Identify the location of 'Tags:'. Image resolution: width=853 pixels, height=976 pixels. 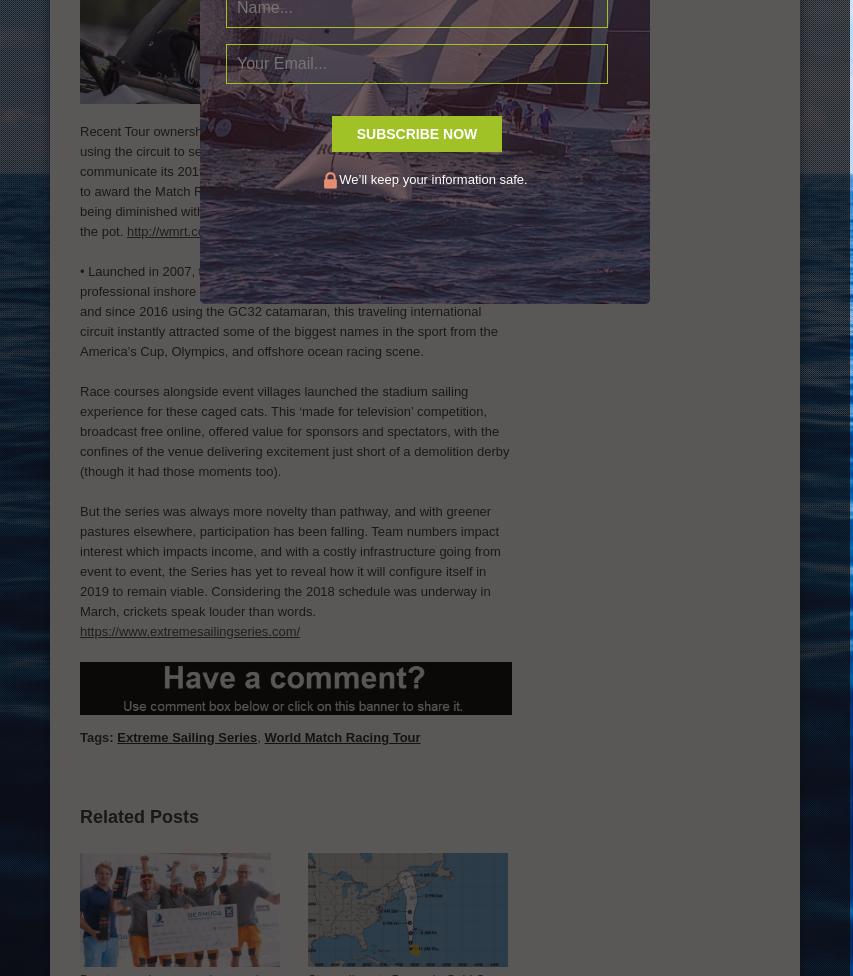
(95, 736).